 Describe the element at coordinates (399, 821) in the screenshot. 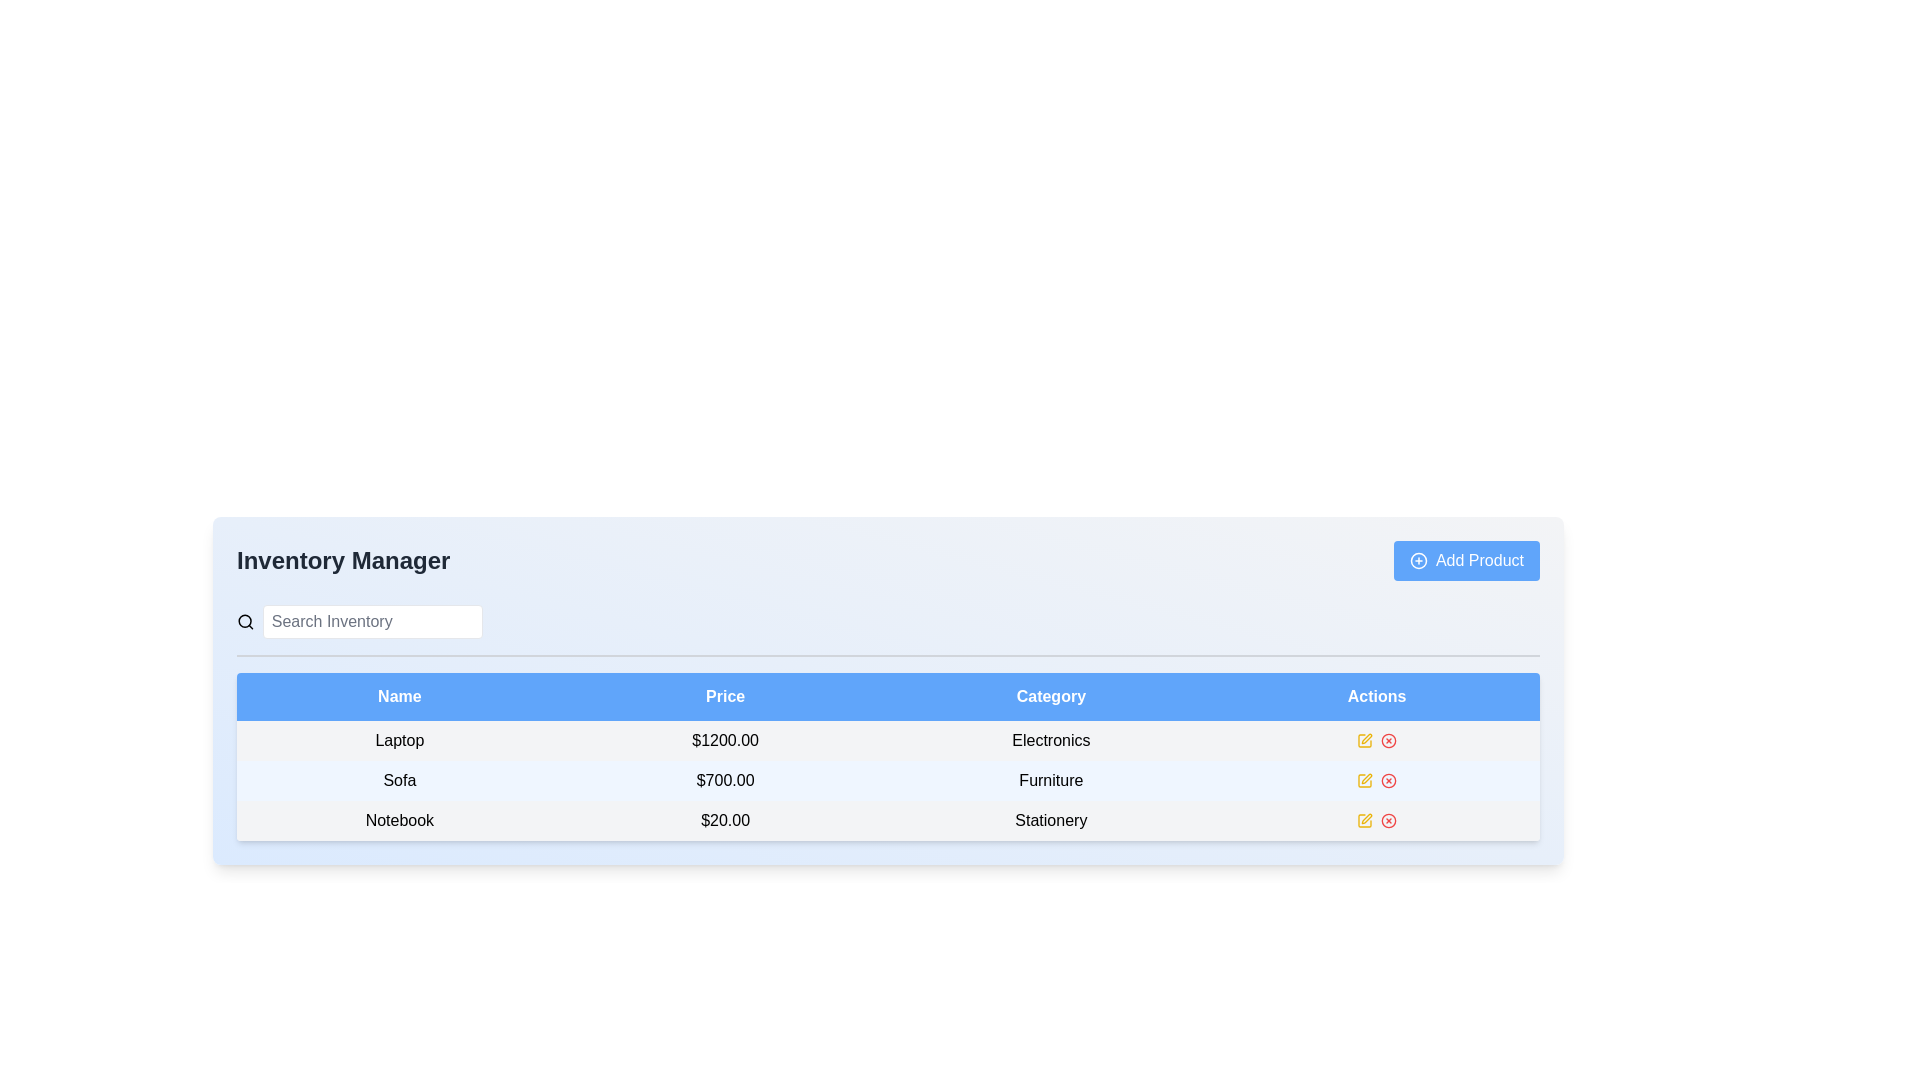

I see `the Text Label displaying 'Notebook' in the first column of the third row under the 'Inventory Manager' header` at that location.